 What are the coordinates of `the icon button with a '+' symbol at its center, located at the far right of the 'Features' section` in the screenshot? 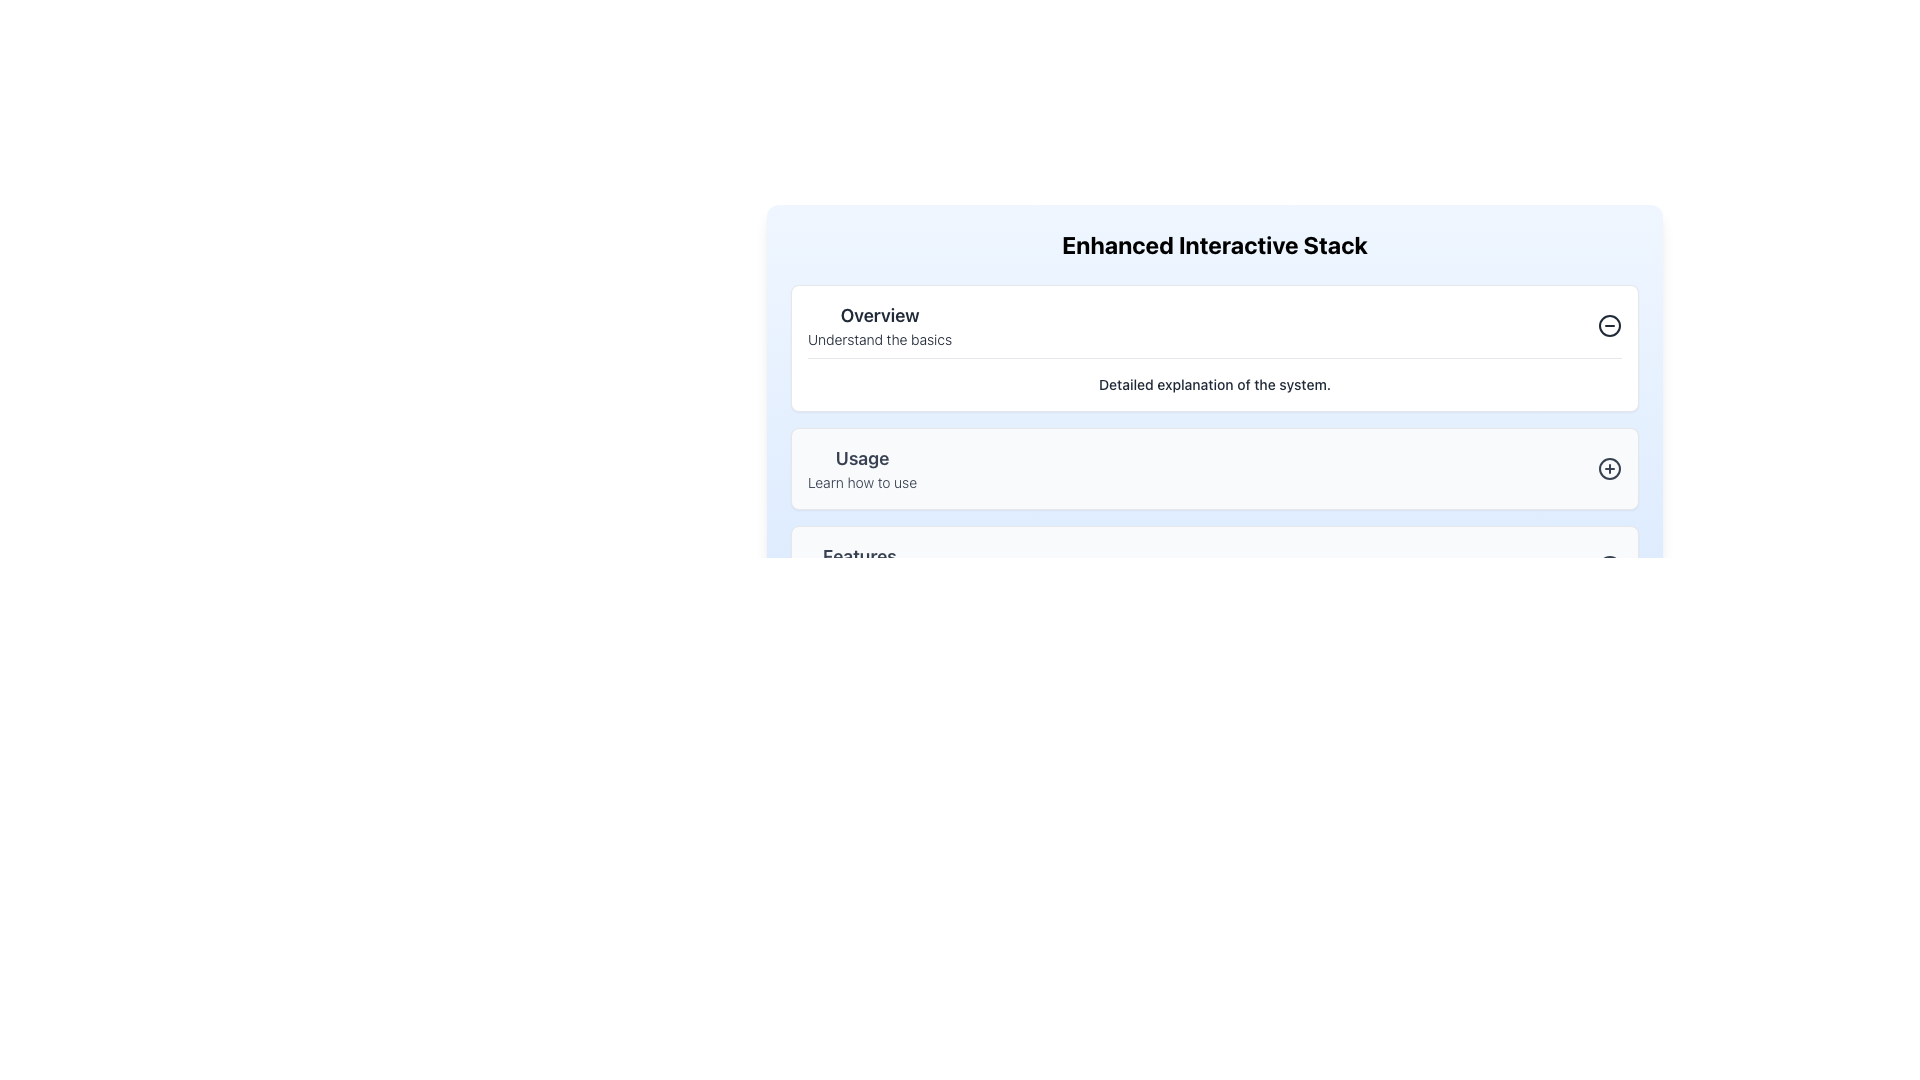 It's located at (1609, 567).